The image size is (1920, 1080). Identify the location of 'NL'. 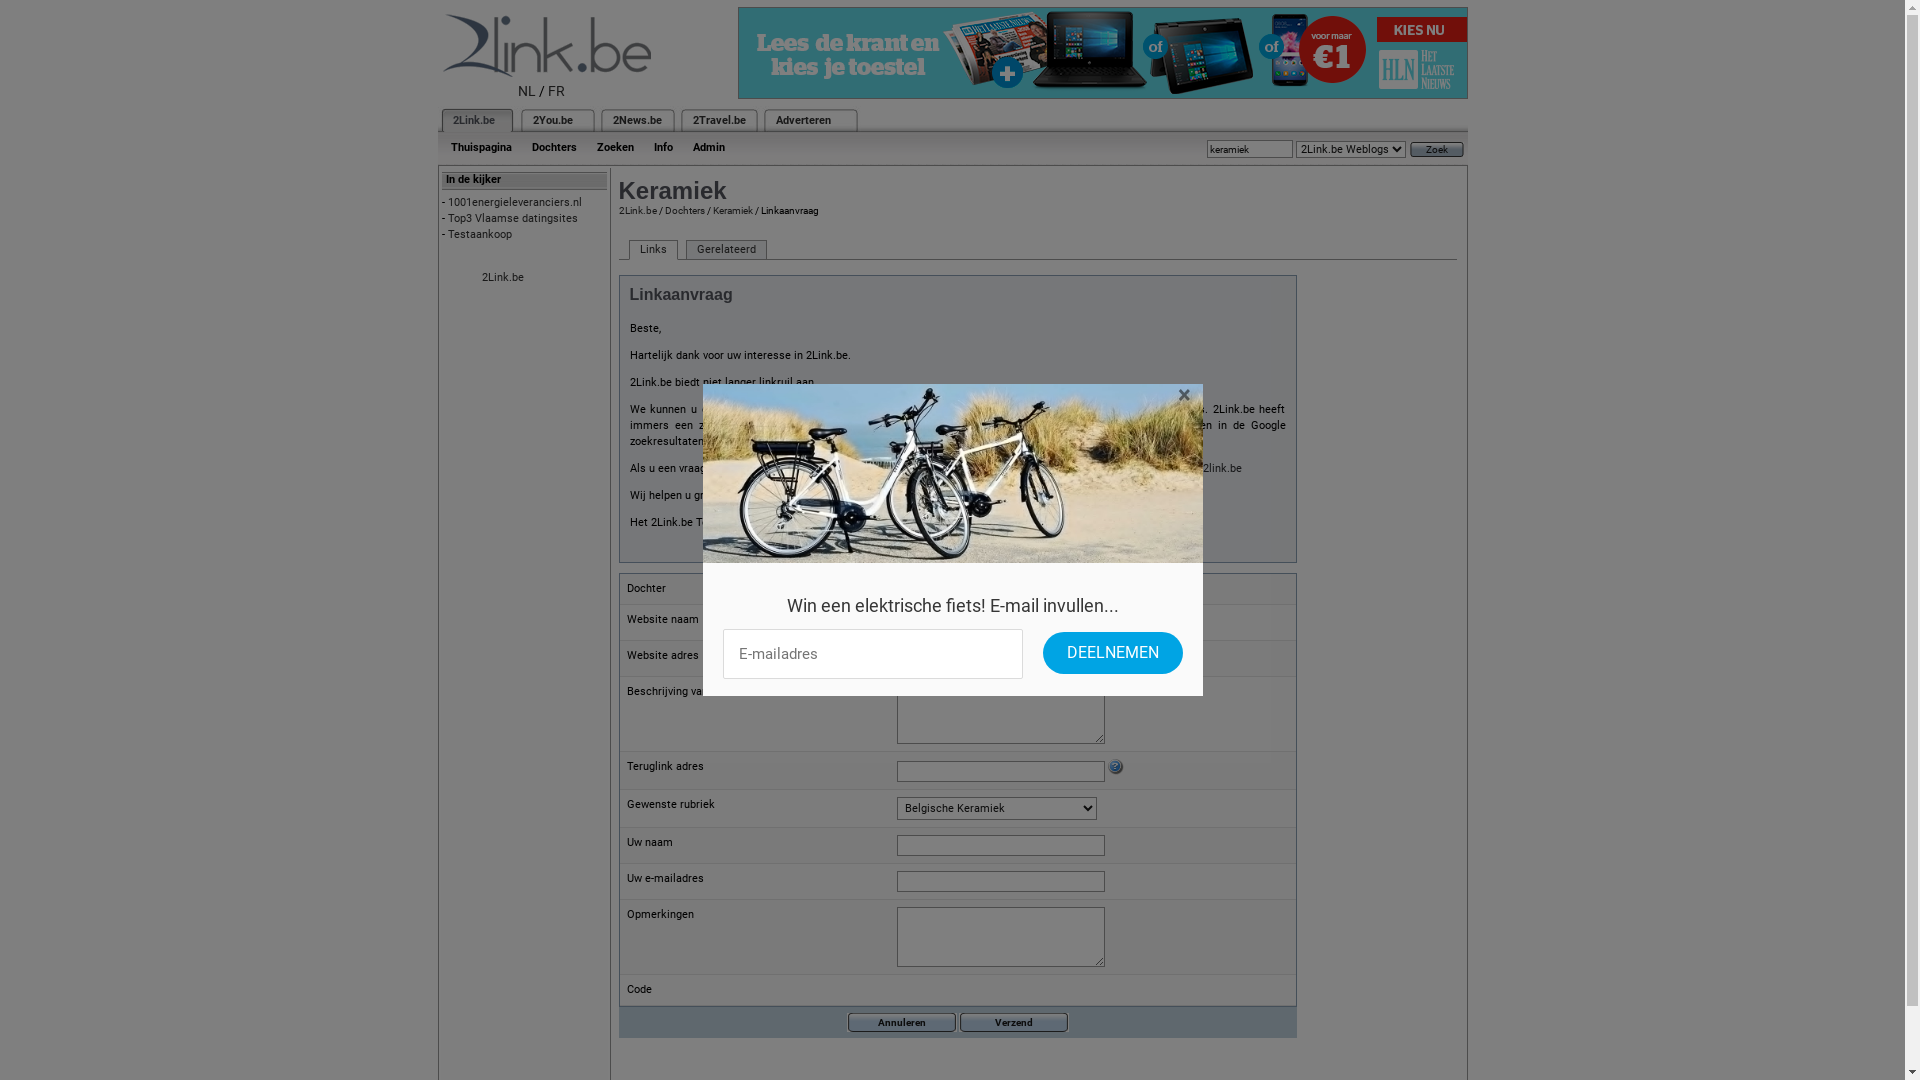
(527, 91).